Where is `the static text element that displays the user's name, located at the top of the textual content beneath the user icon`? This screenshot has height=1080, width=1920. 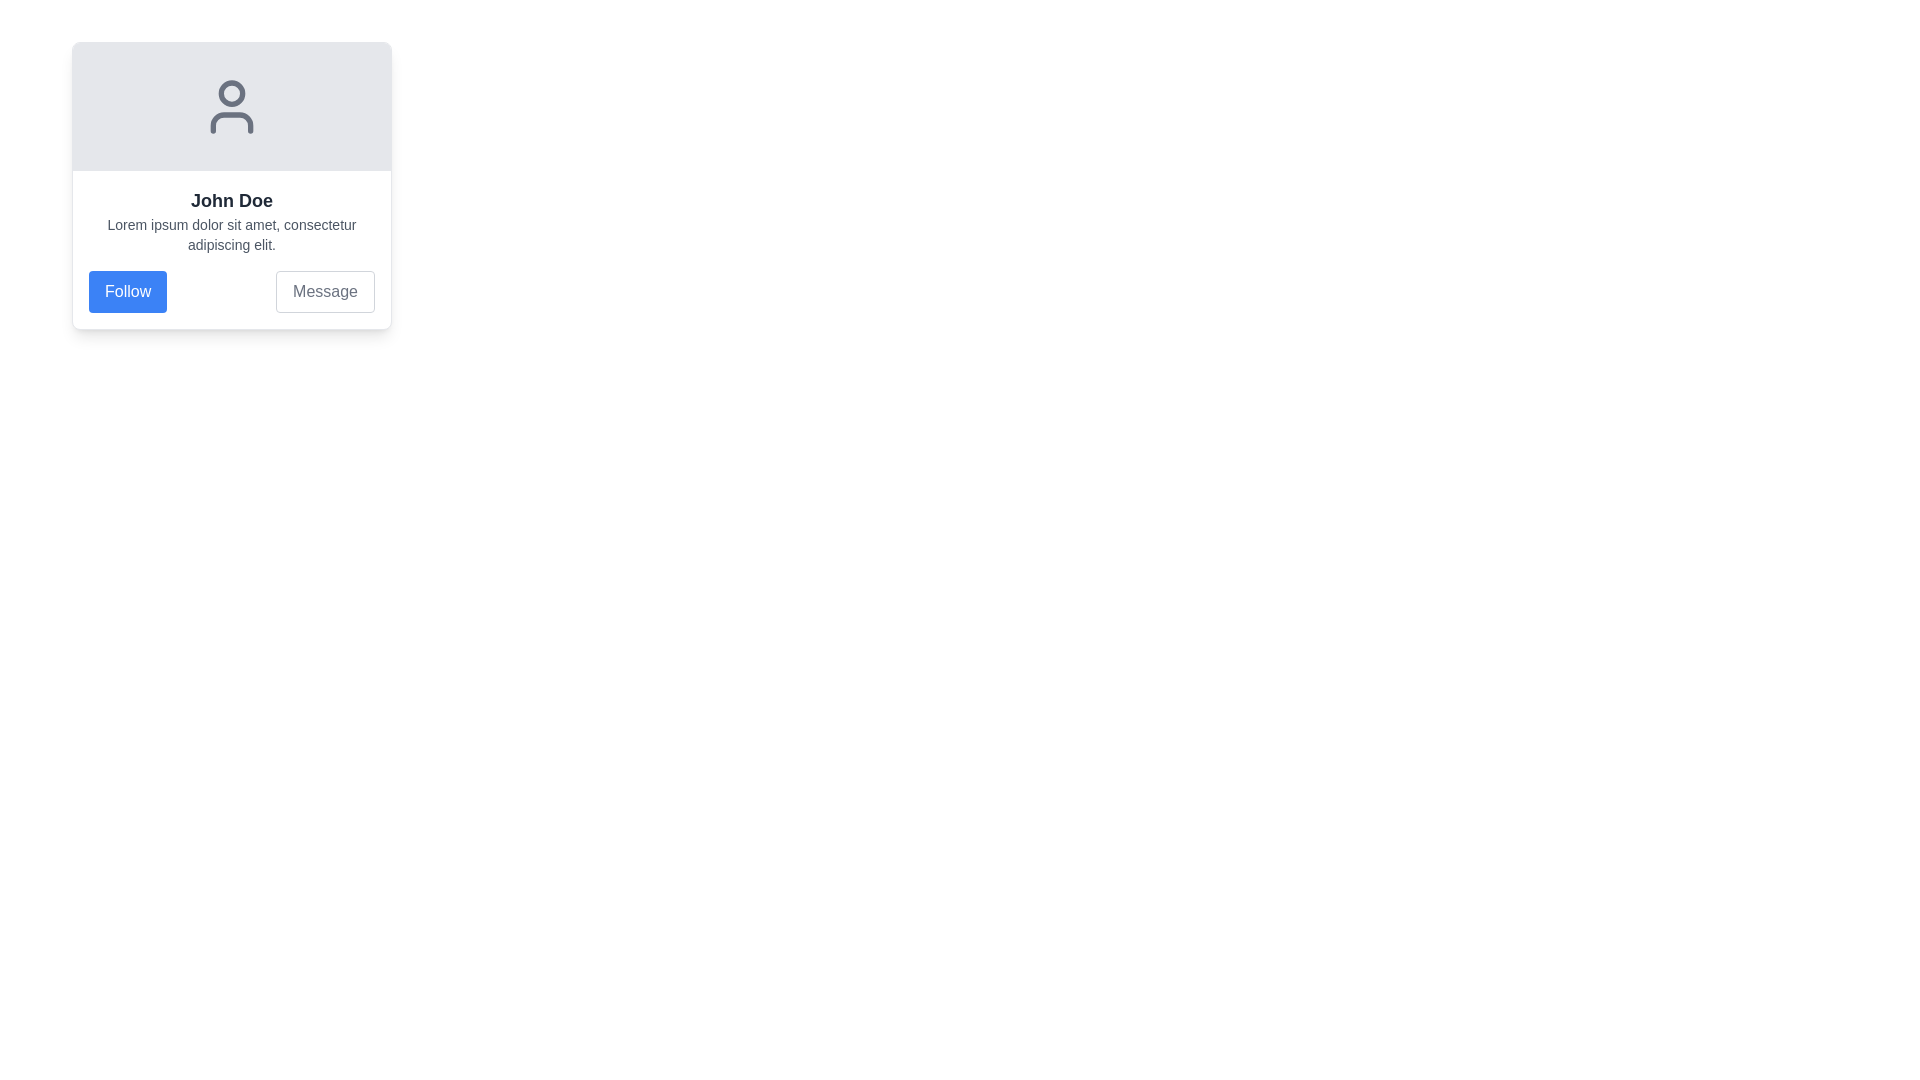 the static text element that displays the user's name, located at the top of the textual content beneath the user icon is located at coordinates (231, 200).